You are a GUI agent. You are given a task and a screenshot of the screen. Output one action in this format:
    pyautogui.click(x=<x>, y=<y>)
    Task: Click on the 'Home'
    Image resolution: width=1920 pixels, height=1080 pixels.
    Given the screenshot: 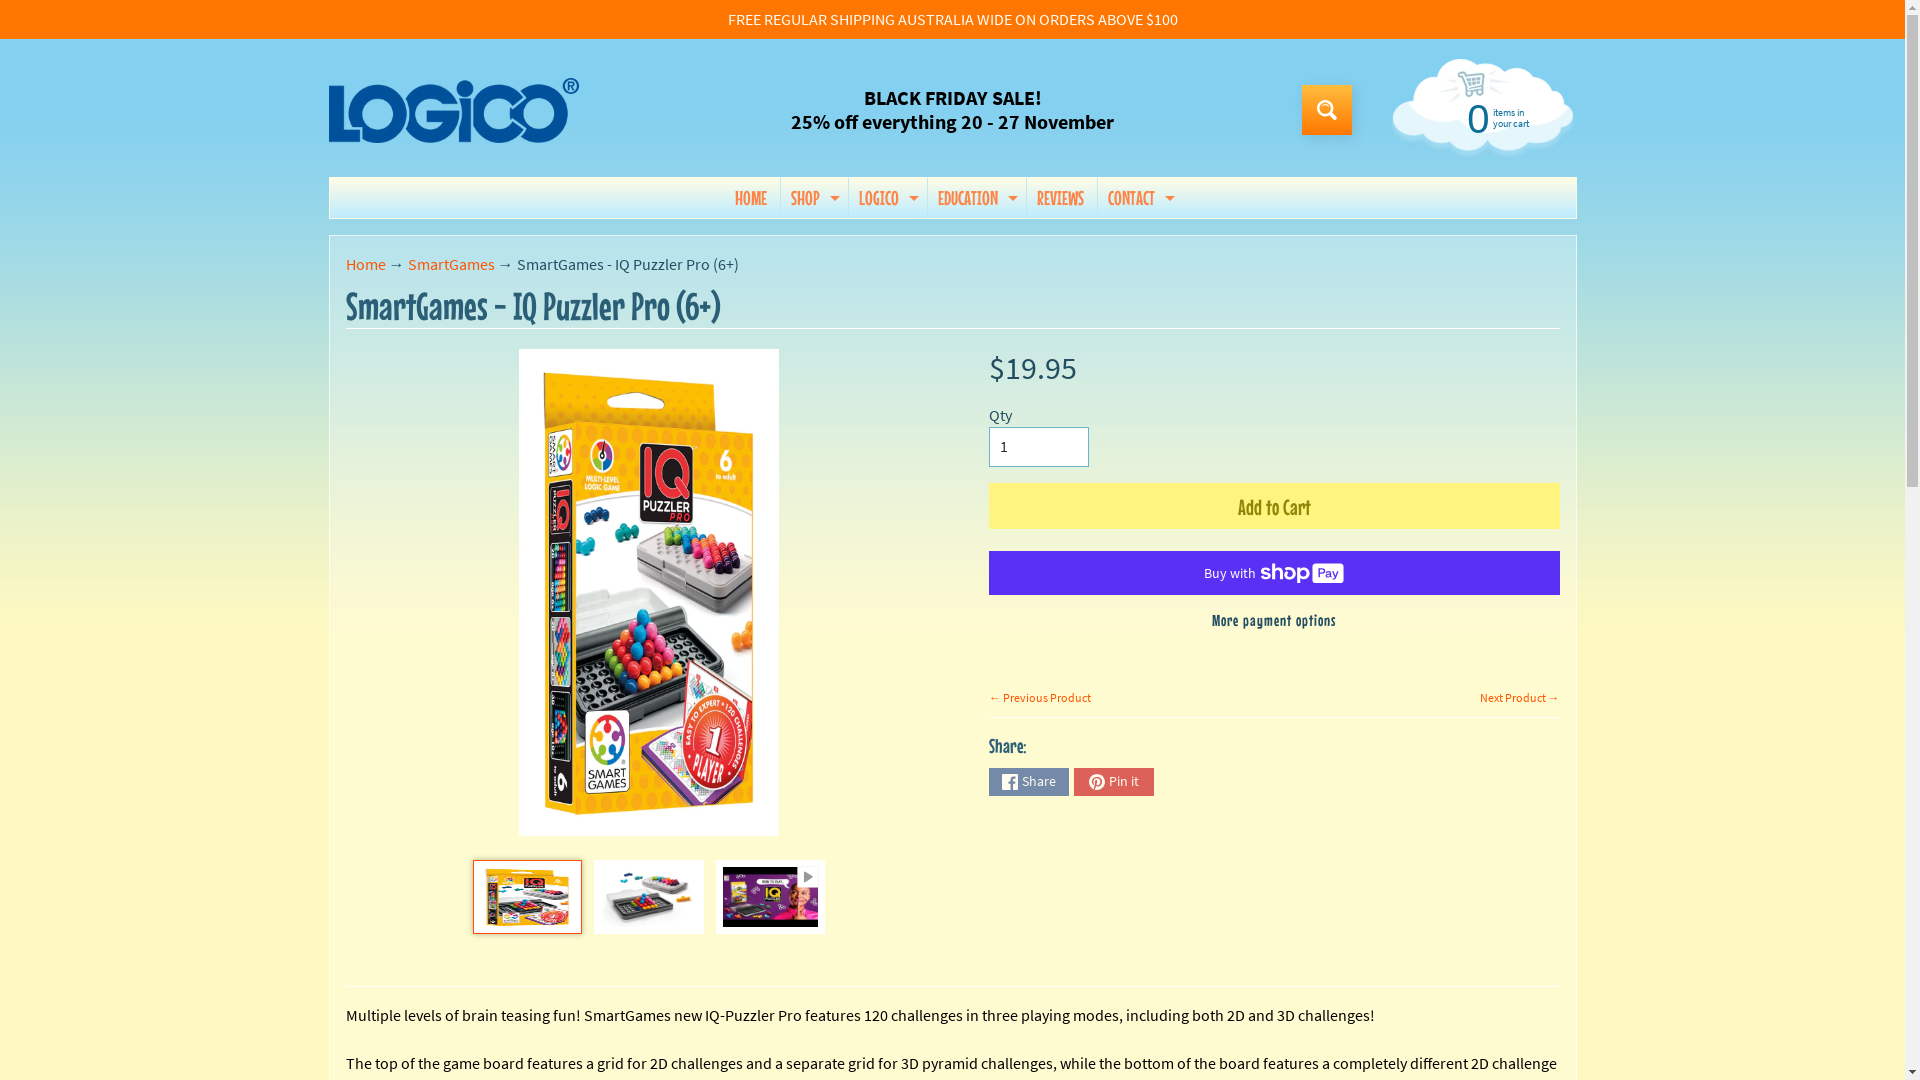 What is the action you would take?
    pyautogui.click(x=365, y=262)
    